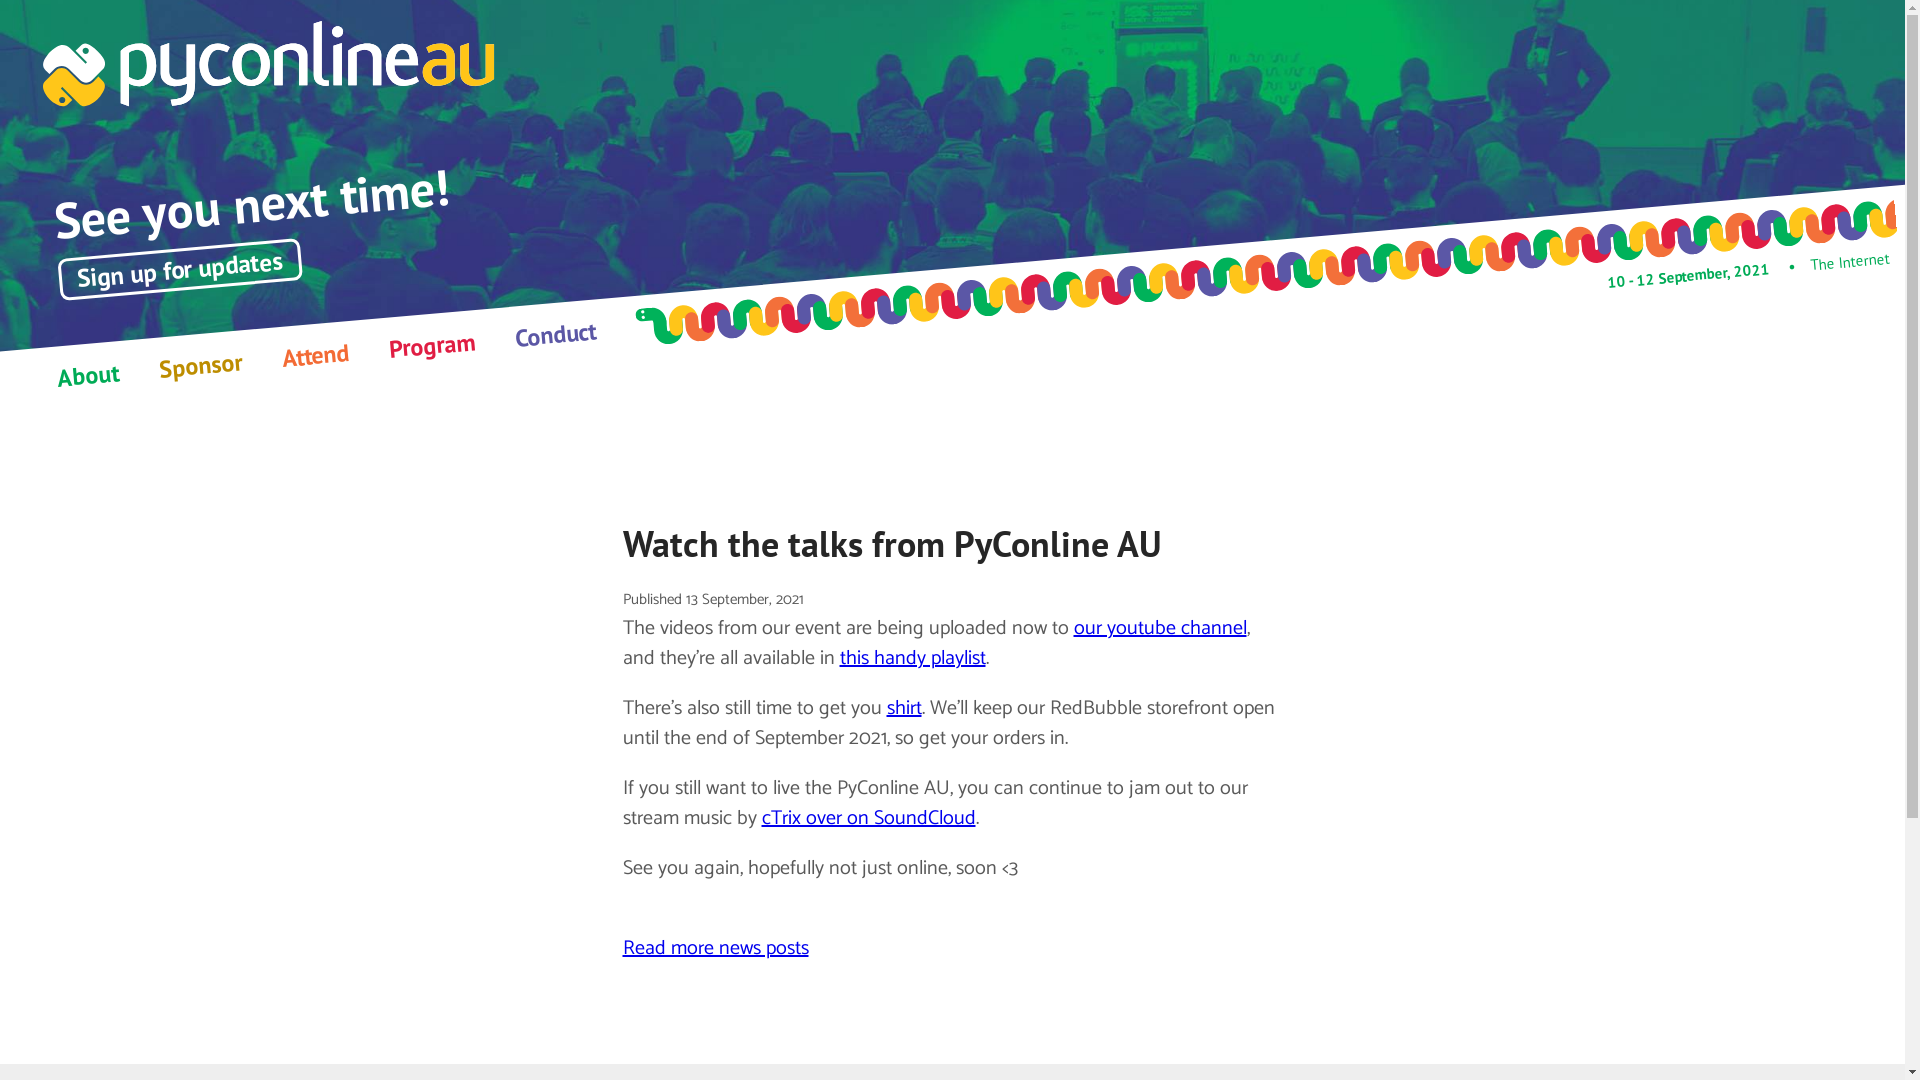  I want to click on 'Conduct', so click(555, 329).